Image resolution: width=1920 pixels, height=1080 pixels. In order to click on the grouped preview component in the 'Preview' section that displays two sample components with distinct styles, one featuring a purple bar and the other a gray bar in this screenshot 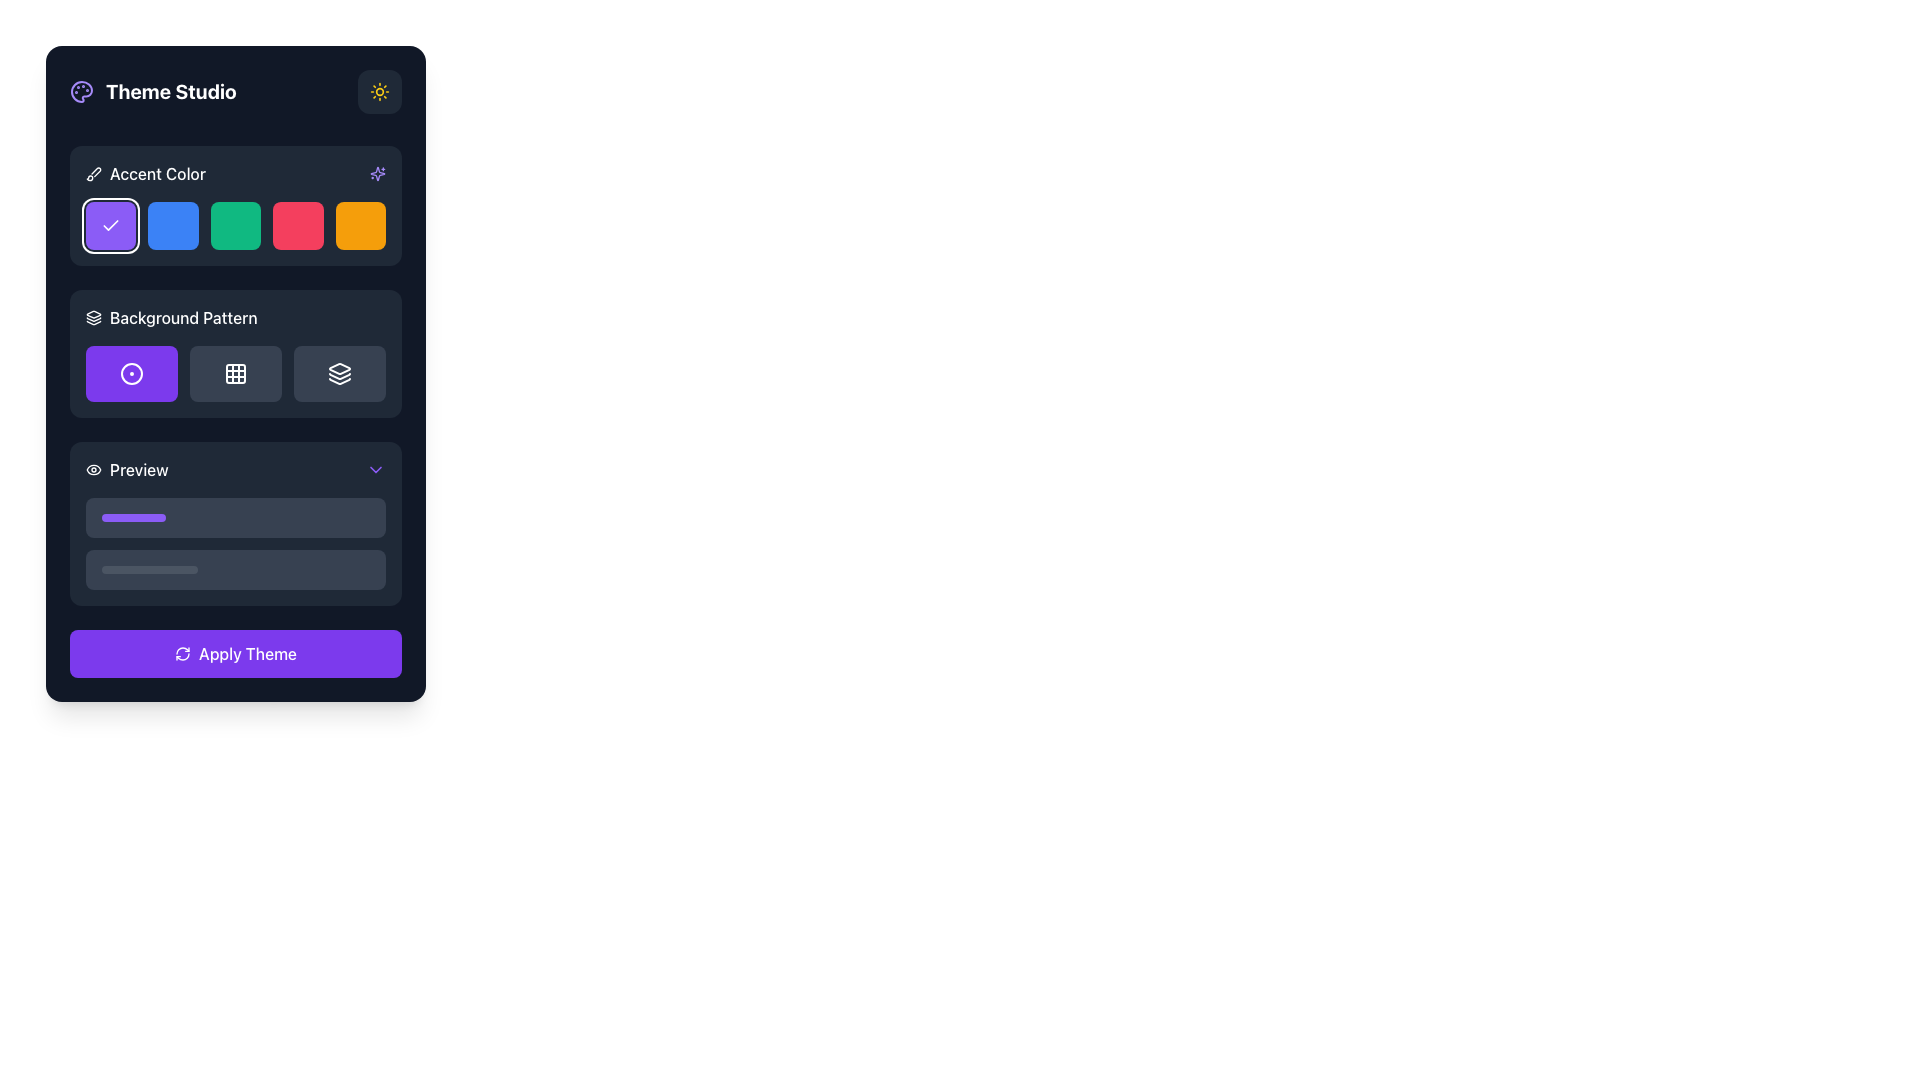, I will do `click(235, 543)`.